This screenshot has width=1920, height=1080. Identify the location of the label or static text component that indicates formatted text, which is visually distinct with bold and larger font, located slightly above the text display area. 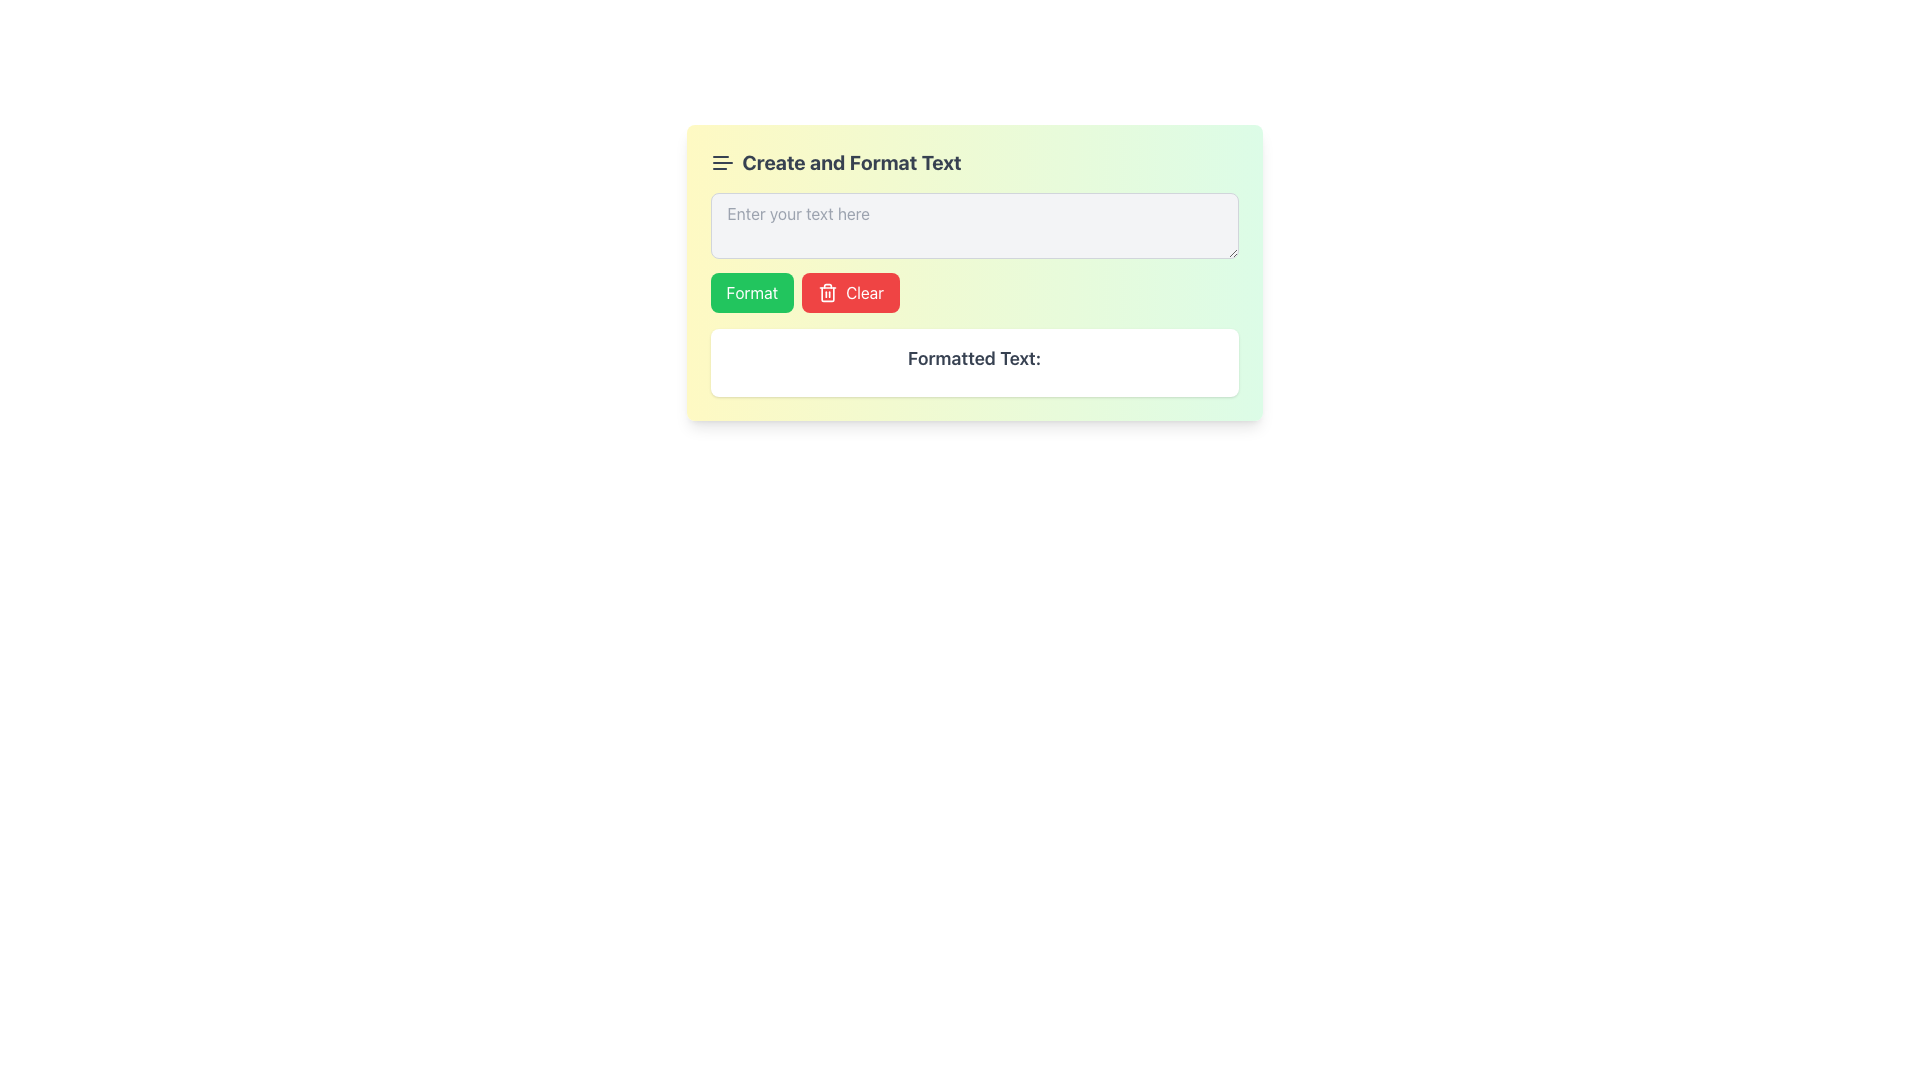
(974, 357).